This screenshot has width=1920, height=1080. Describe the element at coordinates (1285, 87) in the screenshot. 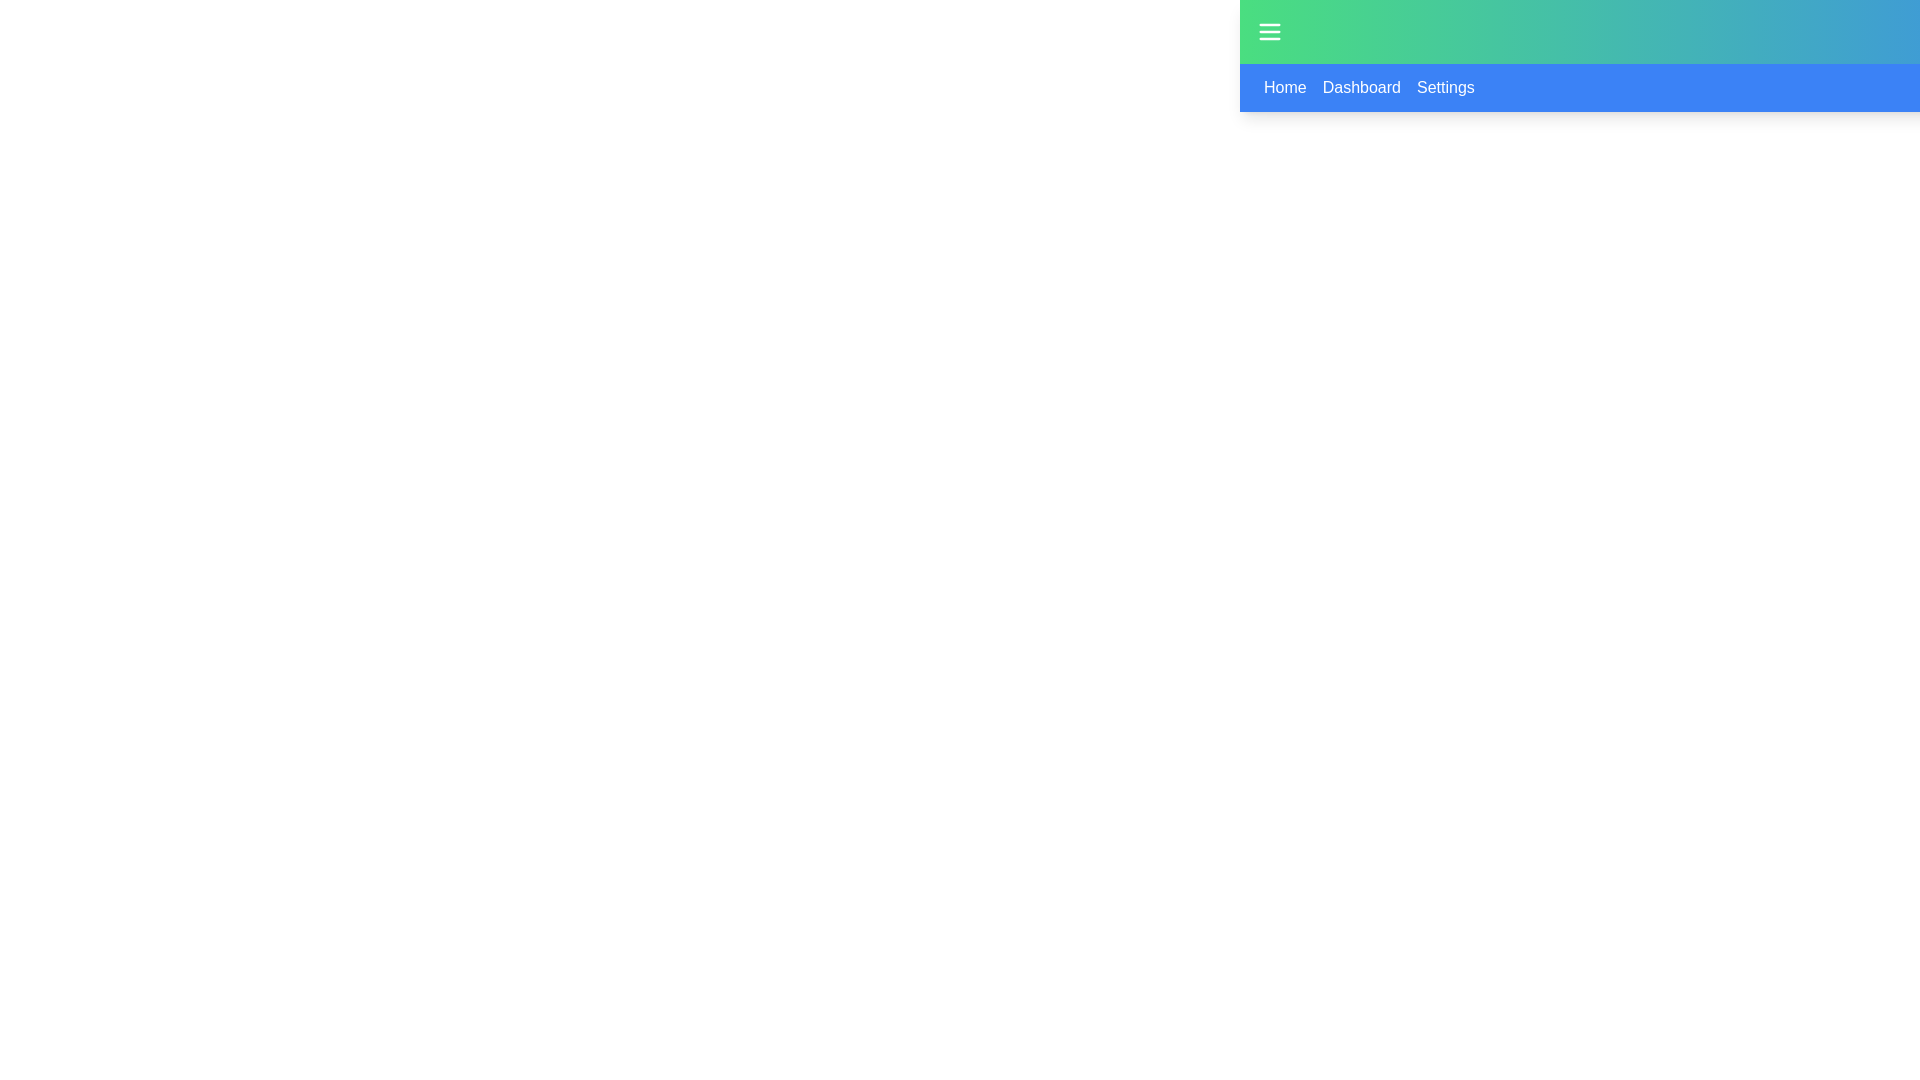

I see `the 'Home' text link` at that location.